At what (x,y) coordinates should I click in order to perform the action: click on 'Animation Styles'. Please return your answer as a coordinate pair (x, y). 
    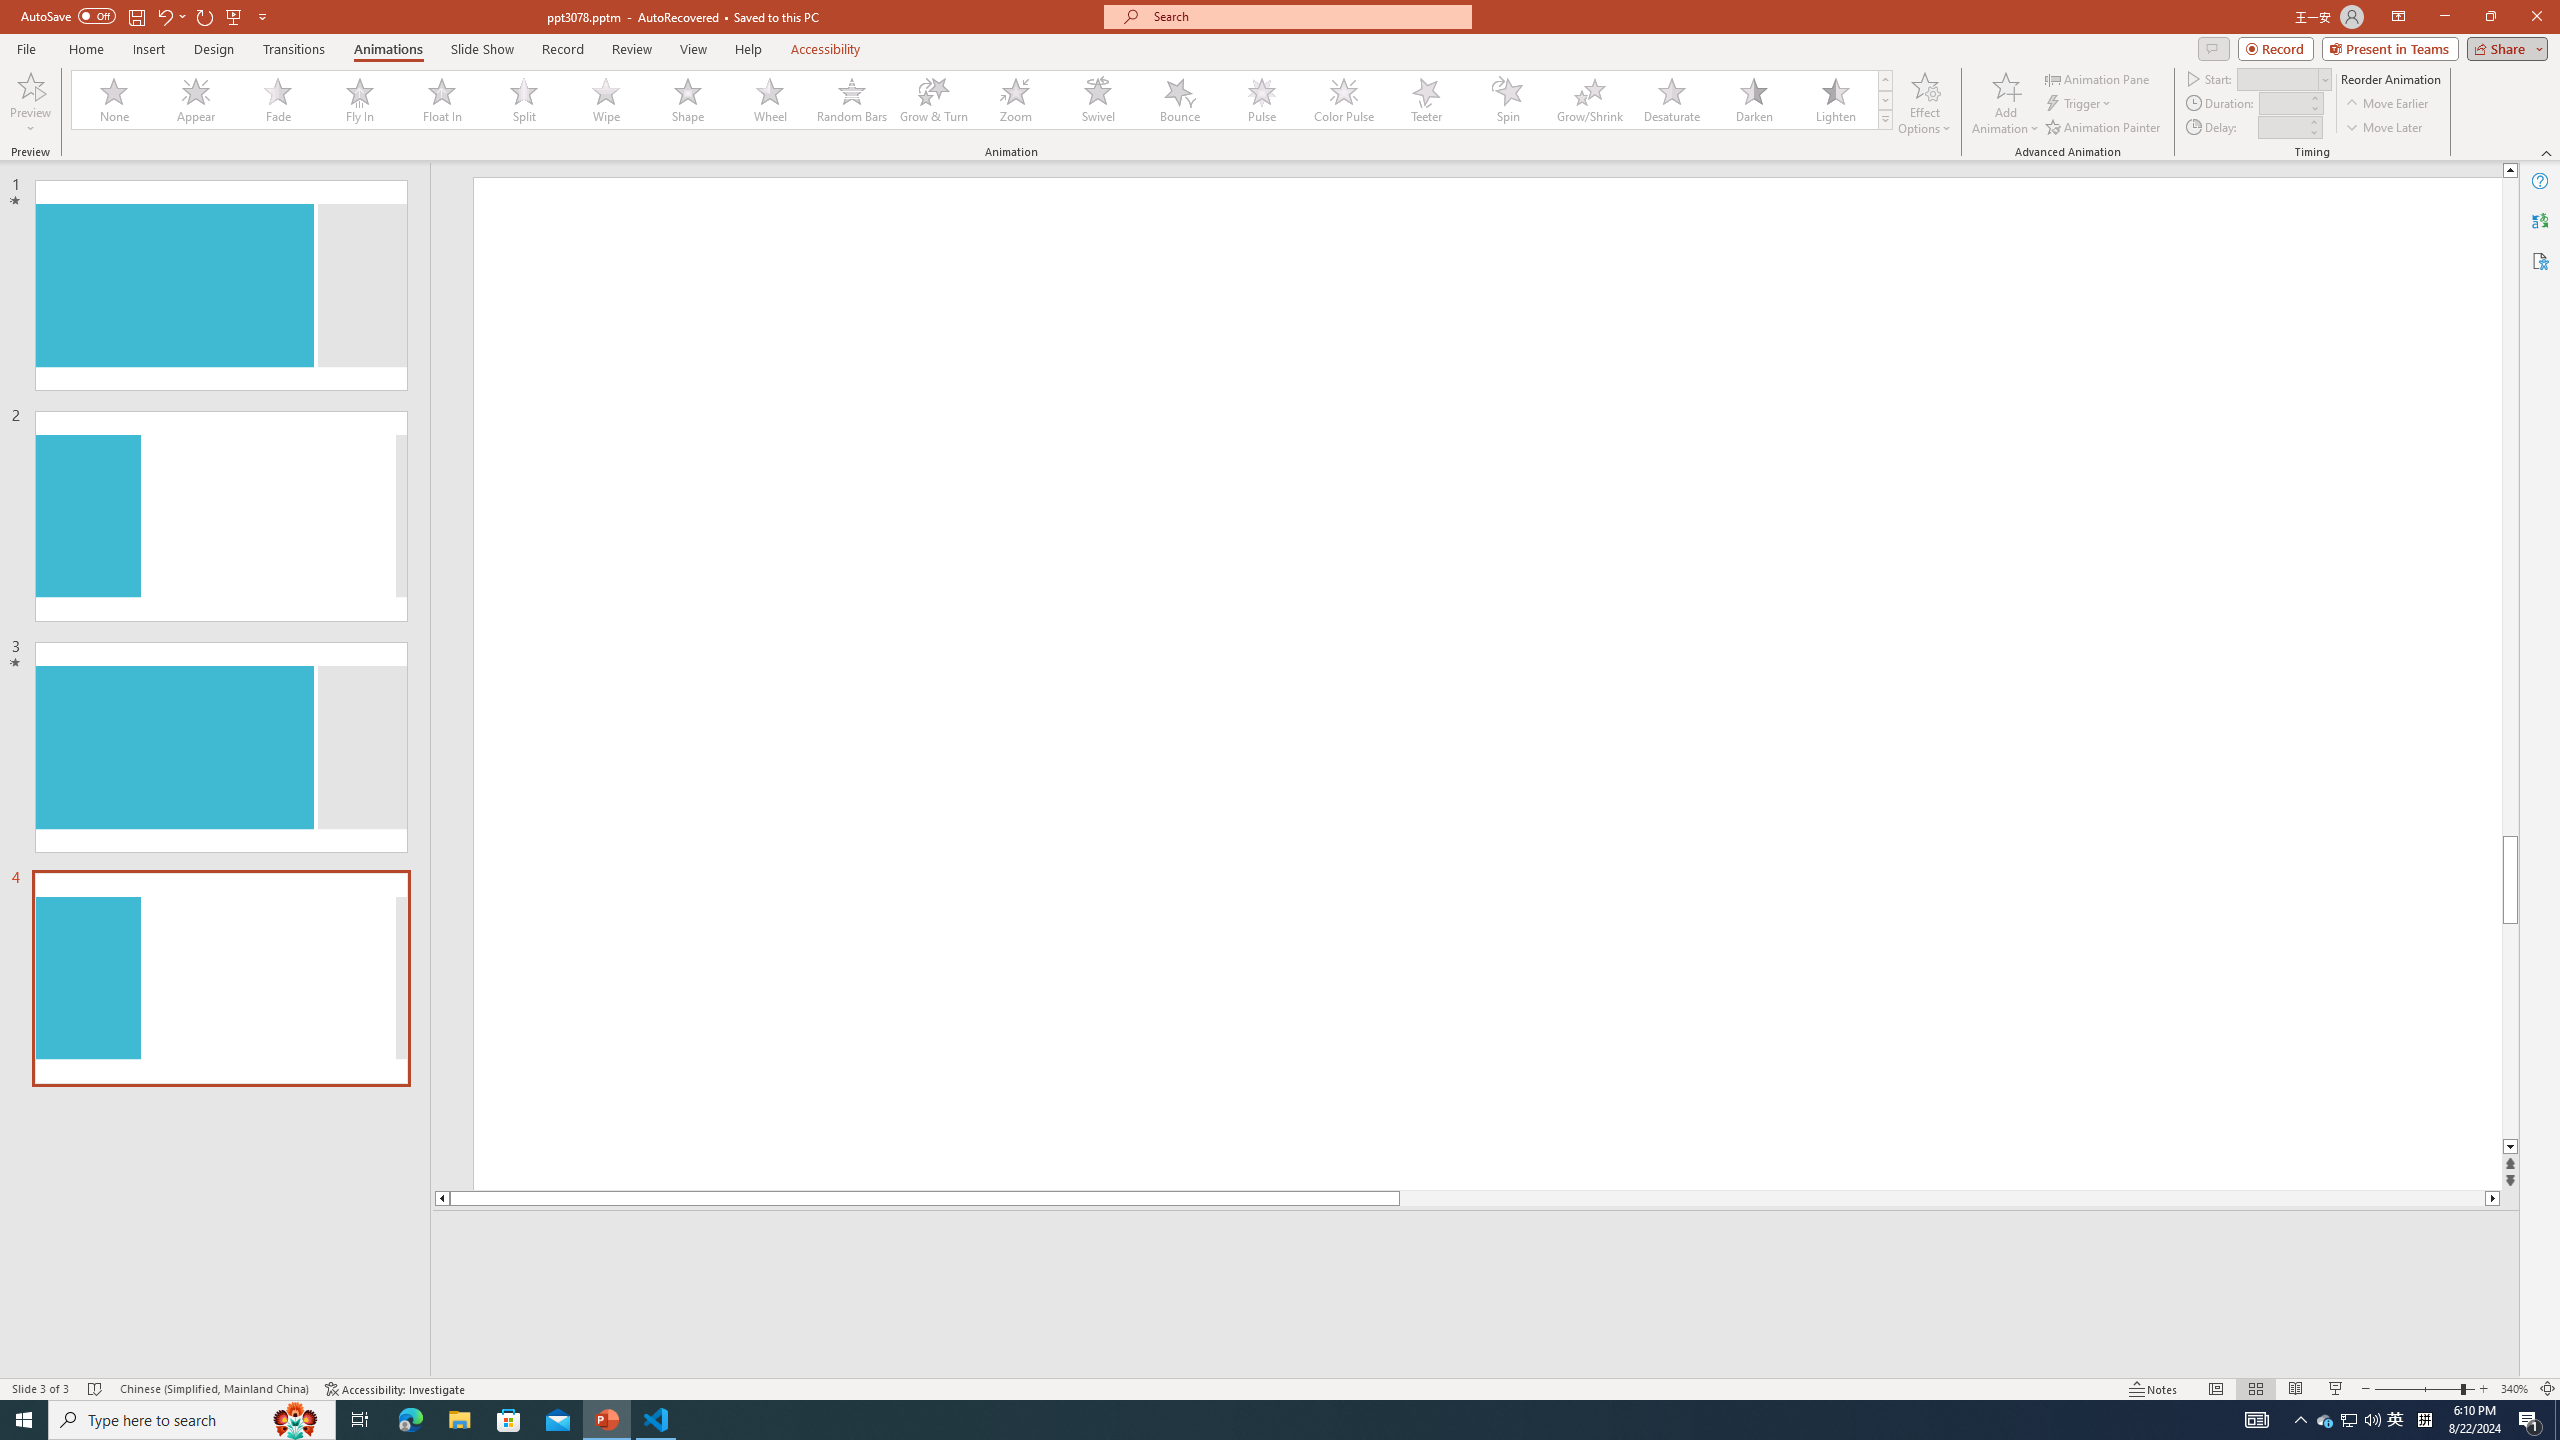
    Looking at the image, I should click on (1884, 118).